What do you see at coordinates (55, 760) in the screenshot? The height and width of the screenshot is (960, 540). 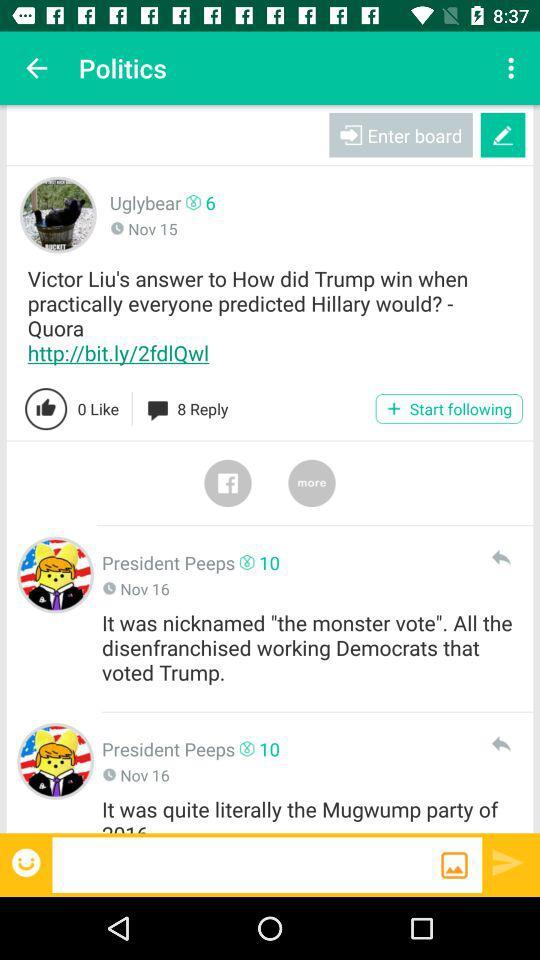 I see `open profile picture` at bounding box center [55, 760].